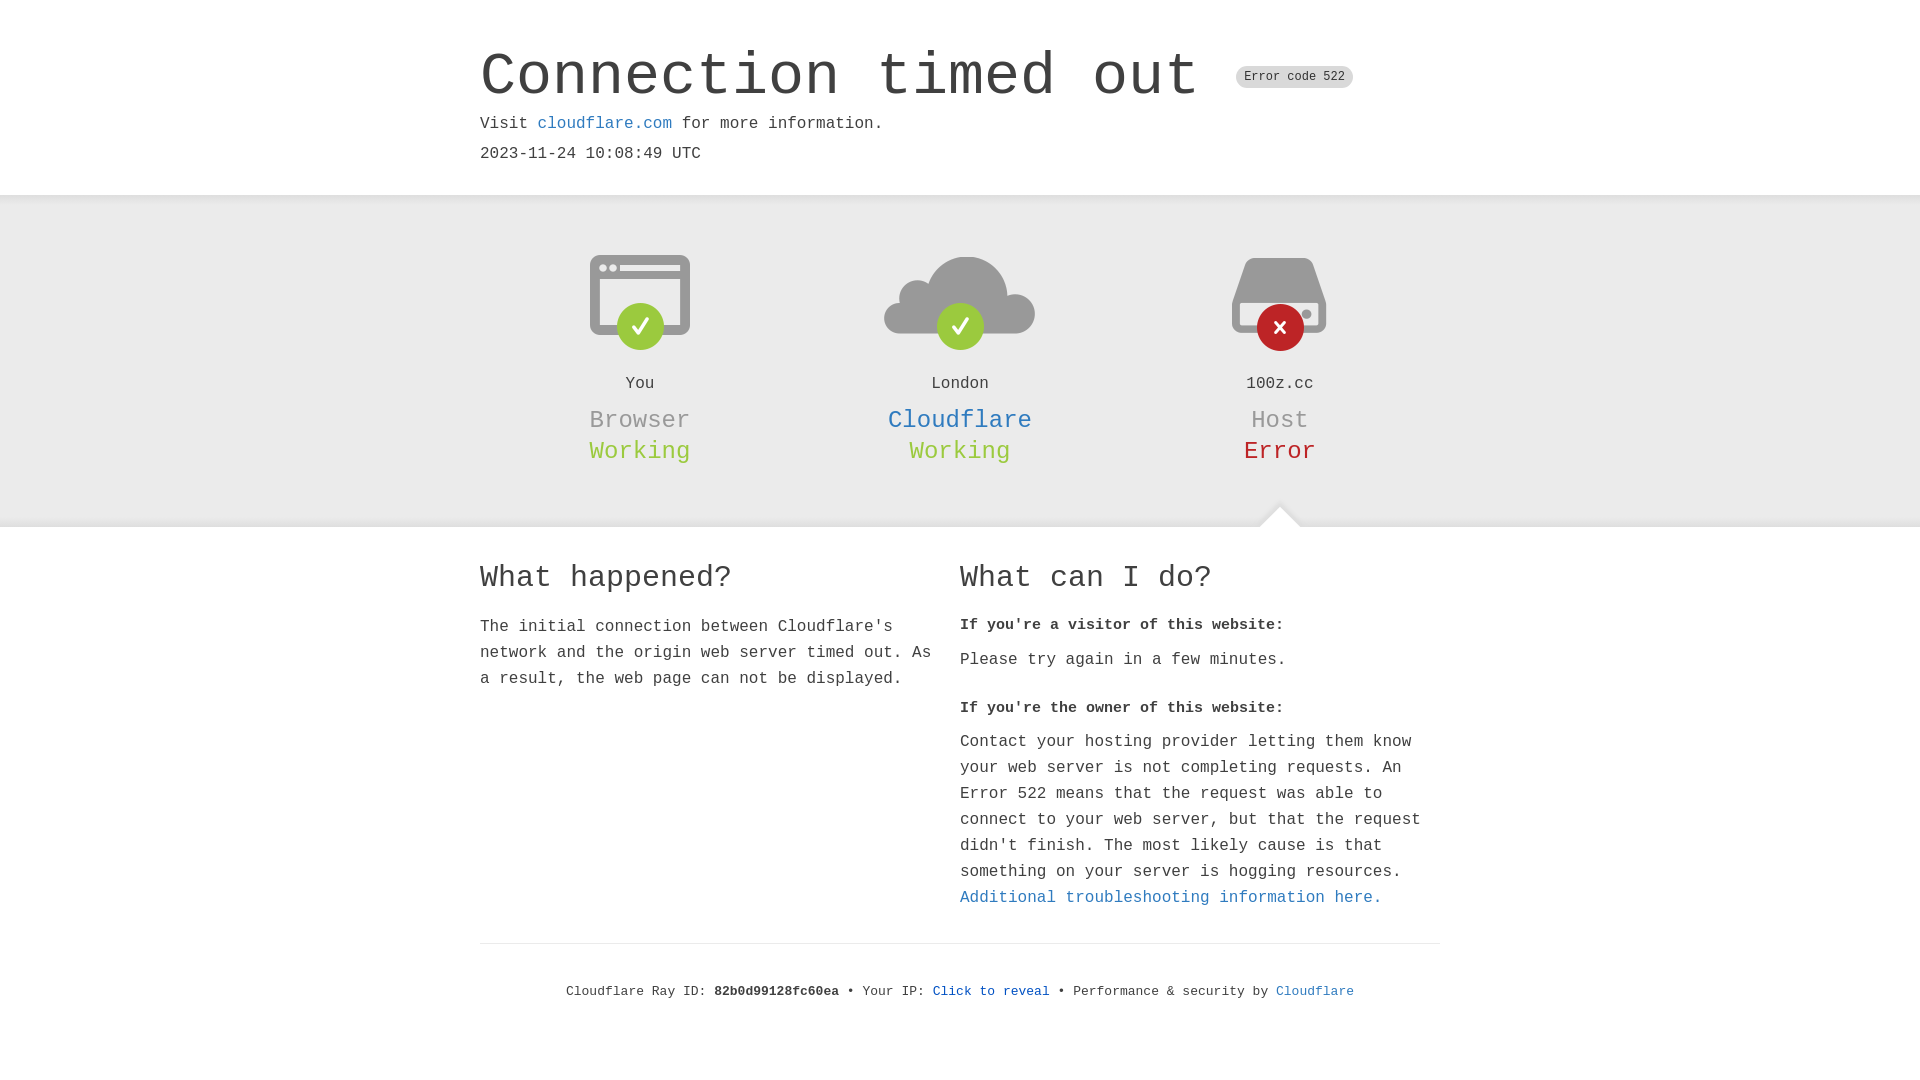 The width and height of the screenshot is (1920, 1080). What do you see at coordinates (1171, 897) in the screenshot?
I see `'Additional troubleshooting information here.'` at bounding box center [1171, 897].